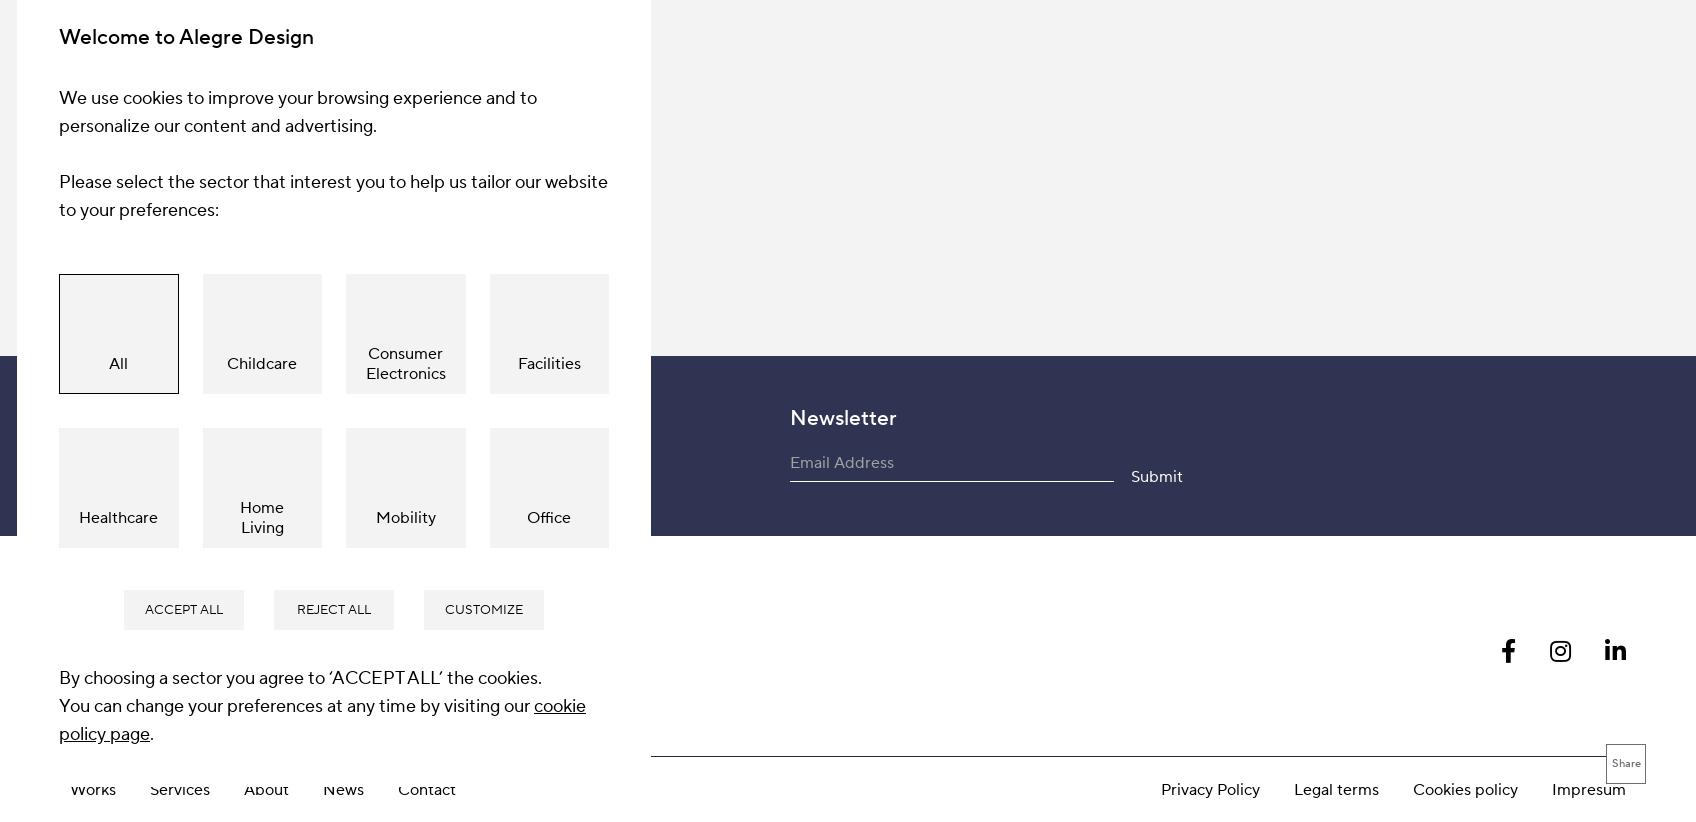 This screenshot has width=1696, height=822. I want to click on 'About', so click(265, 340).